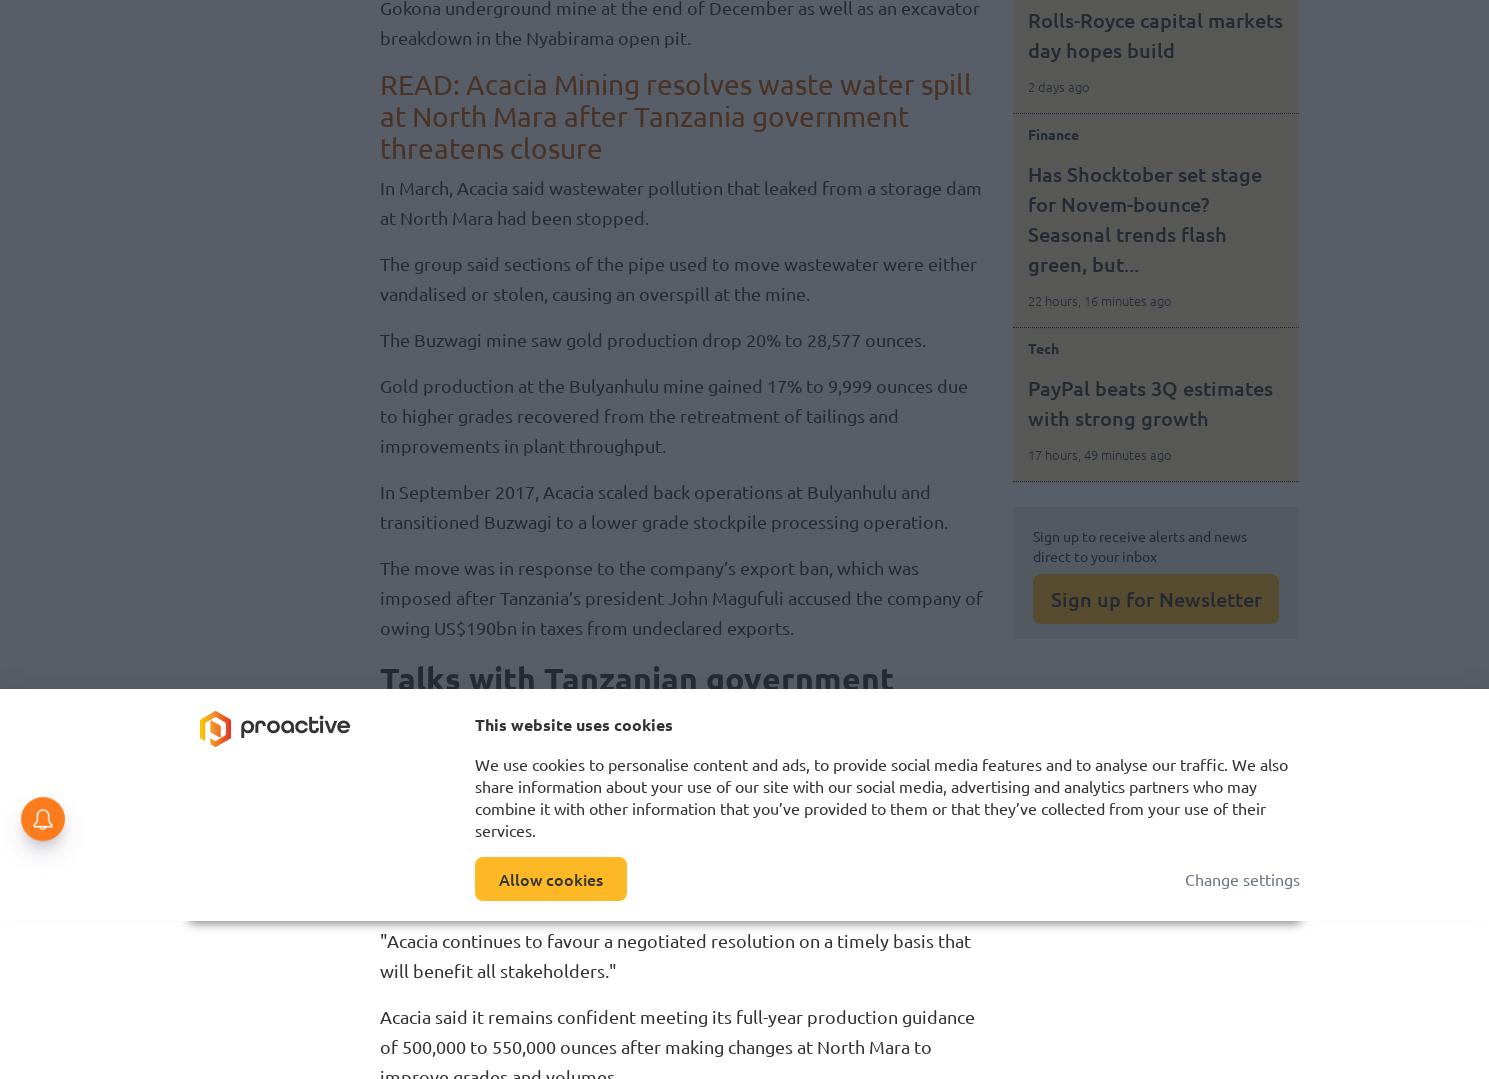 This screenshot has height=1079, width=1489. I want to click on '17 hours, 49 minutes ago', so click(1099, 454).